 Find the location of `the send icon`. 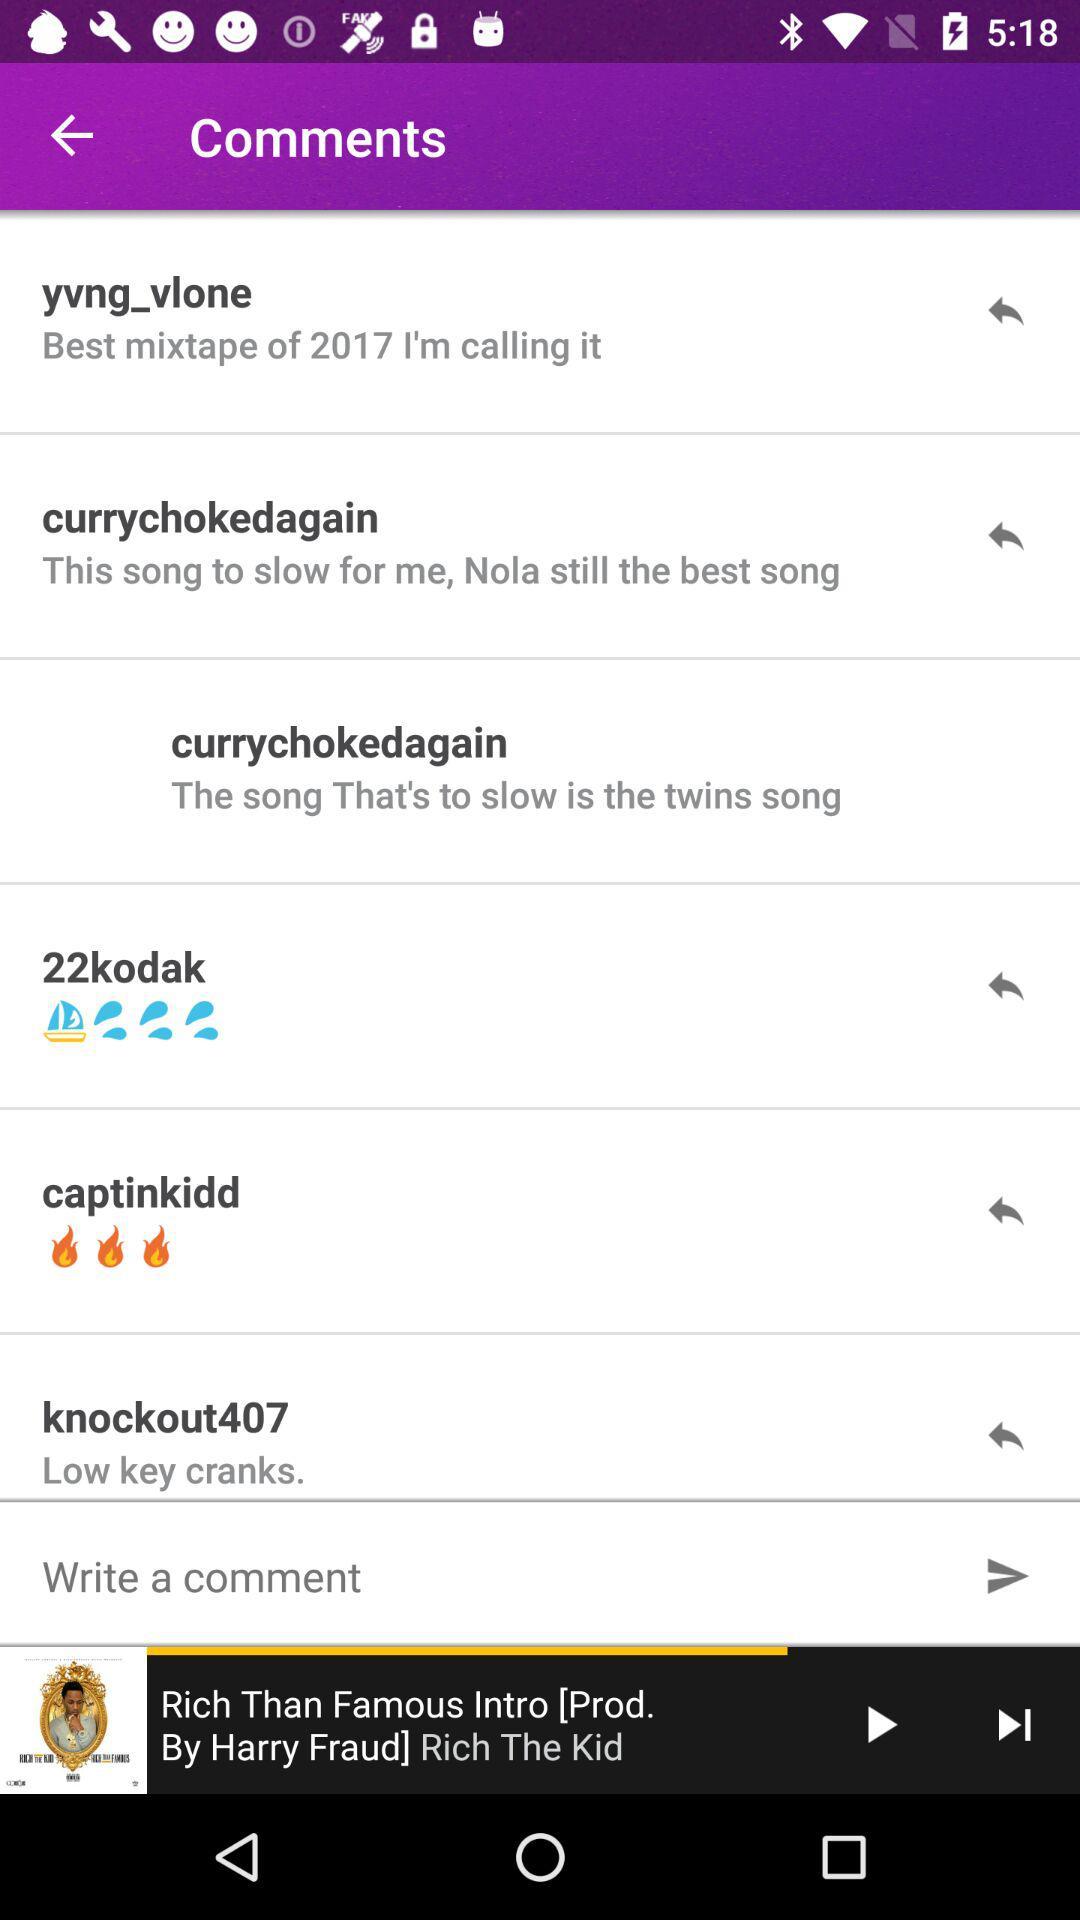

the send icon is located at coordinates (1007, 1574).